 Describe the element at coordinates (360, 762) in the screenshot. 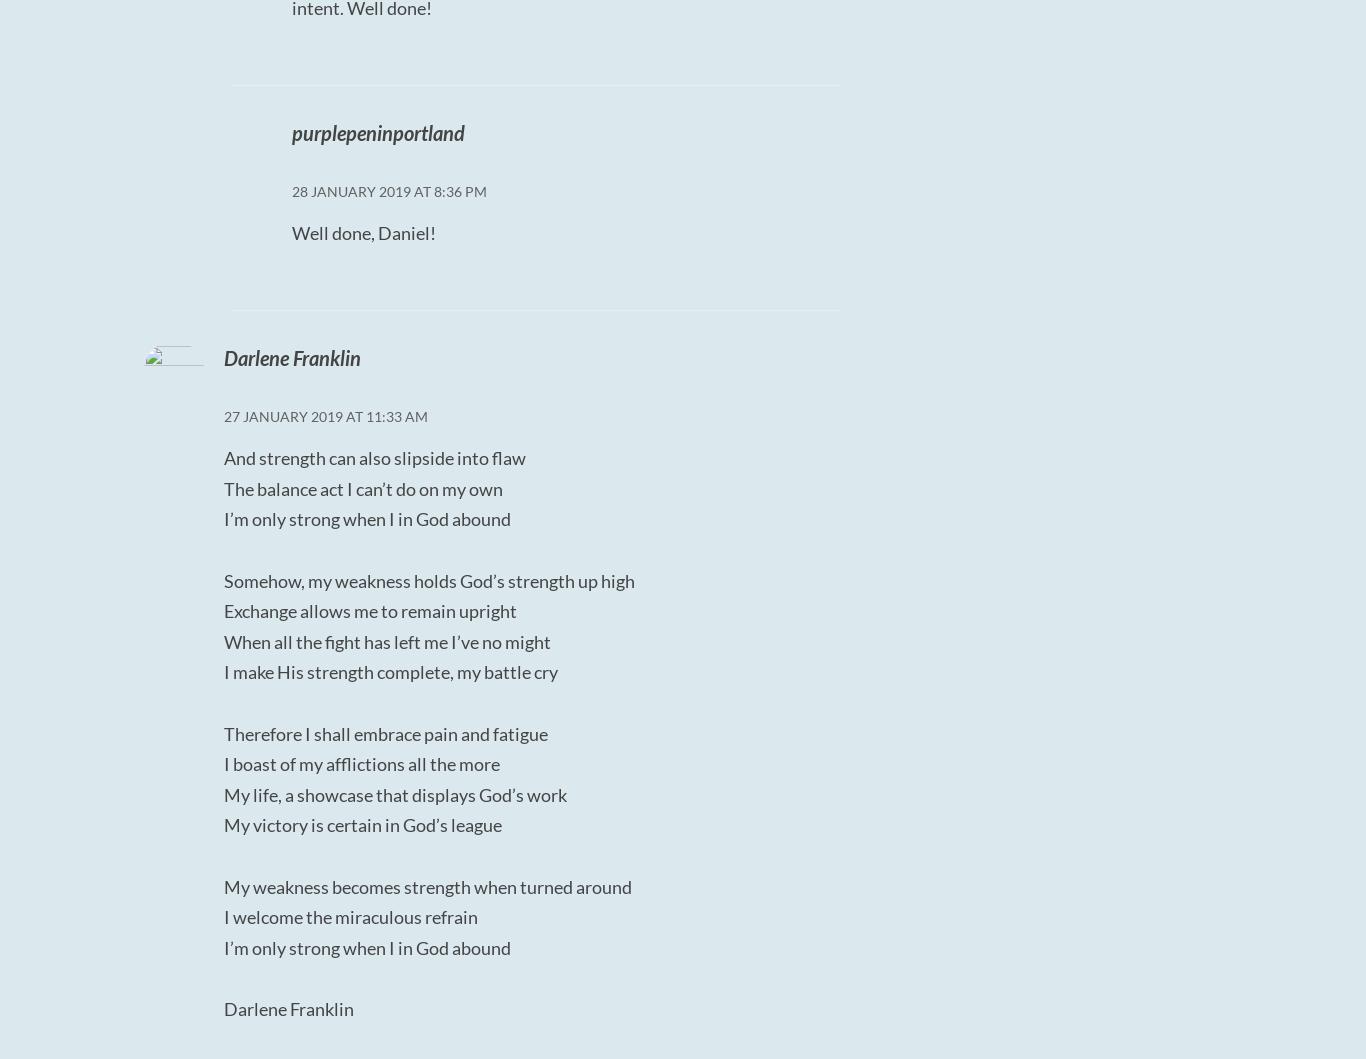

I see `'I boast of my afflictions all the more'` at that location.